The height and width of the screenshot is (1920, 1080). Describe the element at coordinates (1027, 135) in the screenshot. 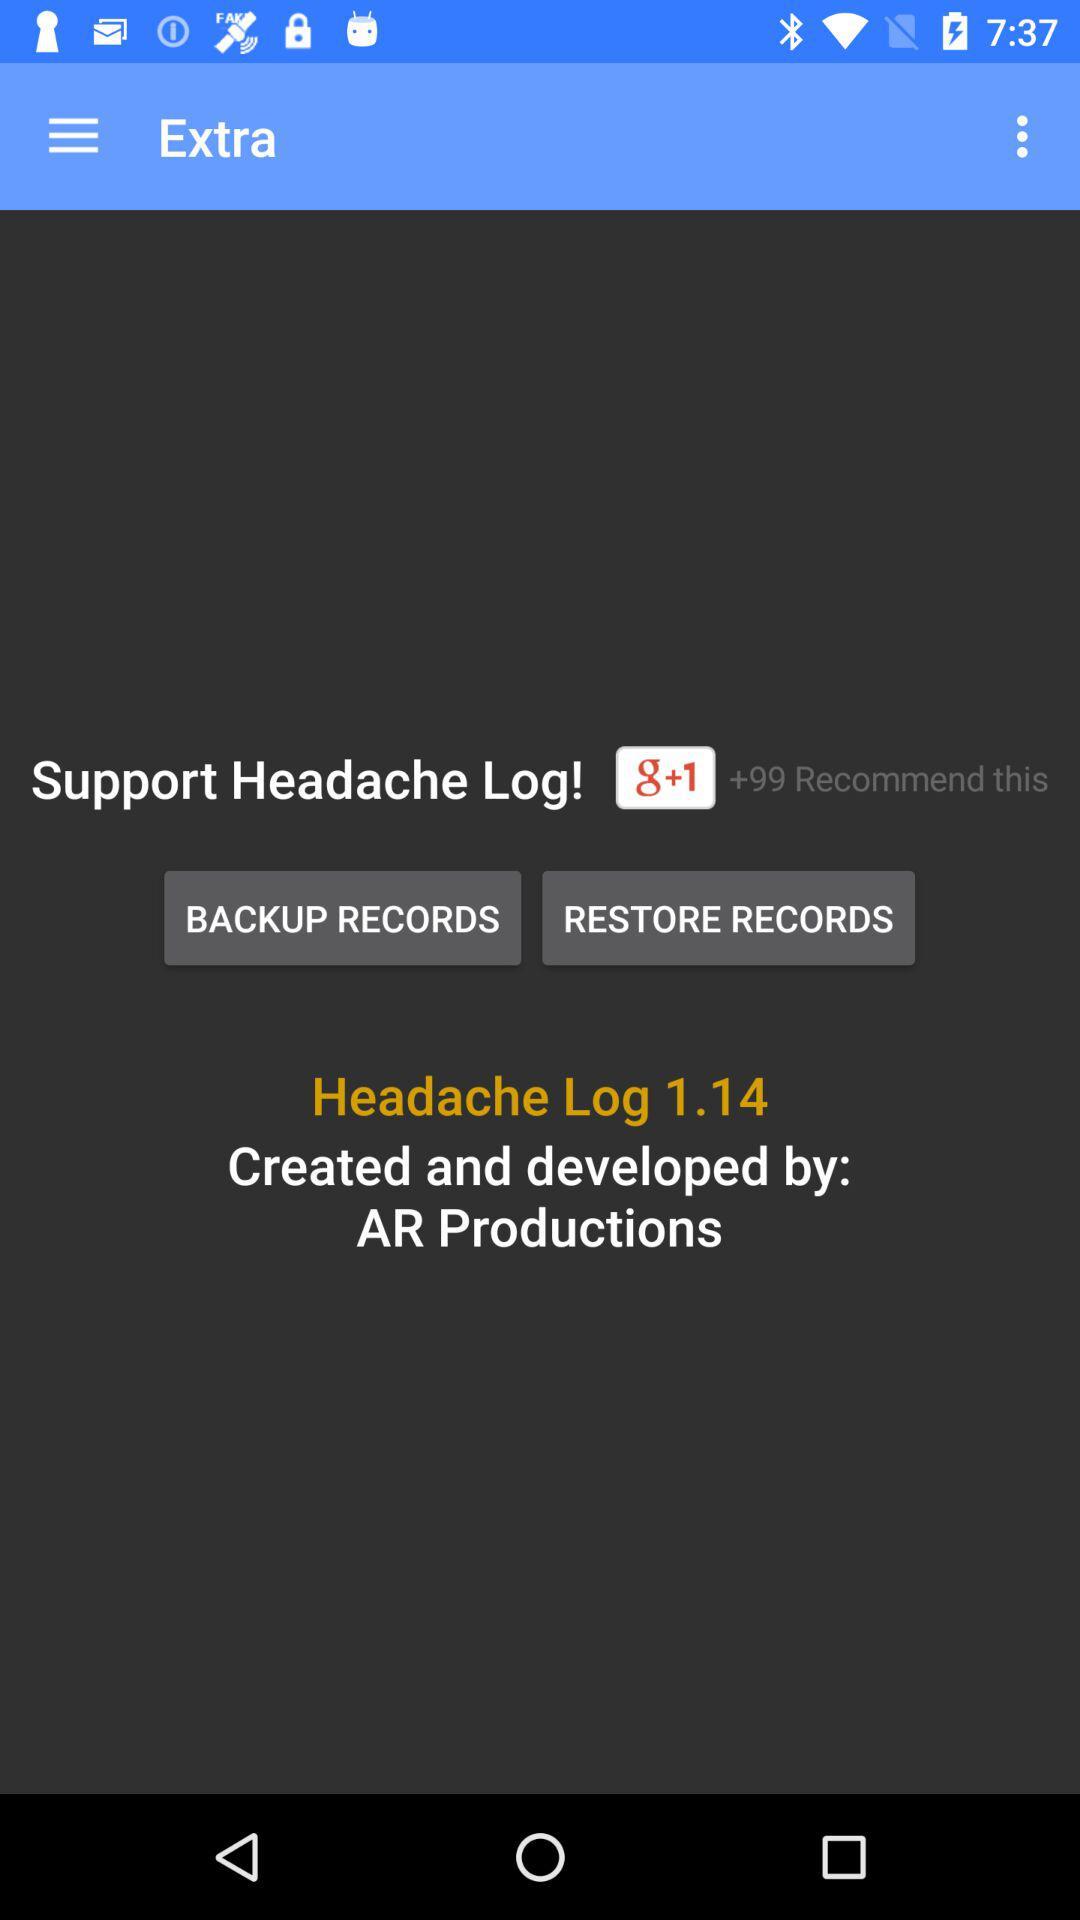

I see `icon at the top right corner` at that location.